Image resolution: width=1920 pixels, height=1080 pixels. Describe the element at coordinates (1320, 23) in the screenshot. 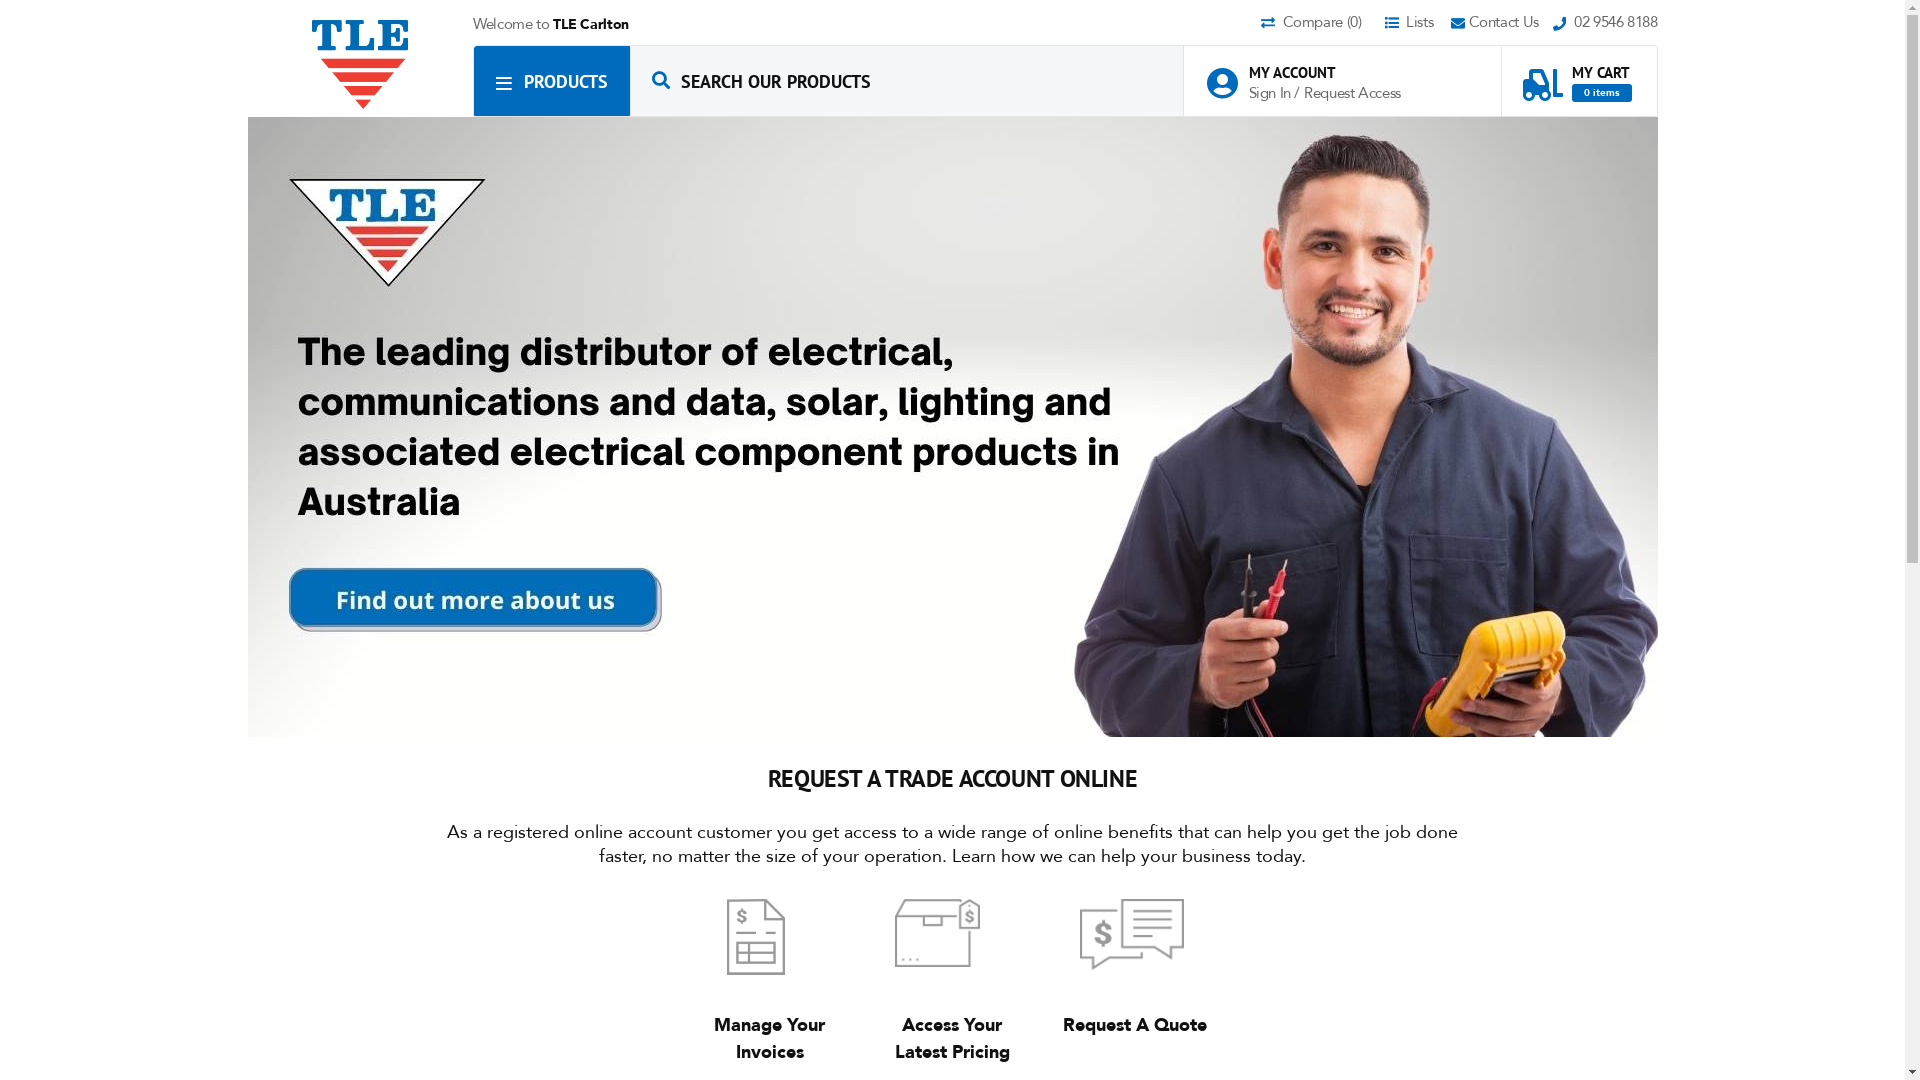

I see `'Compare 0'` at that location.